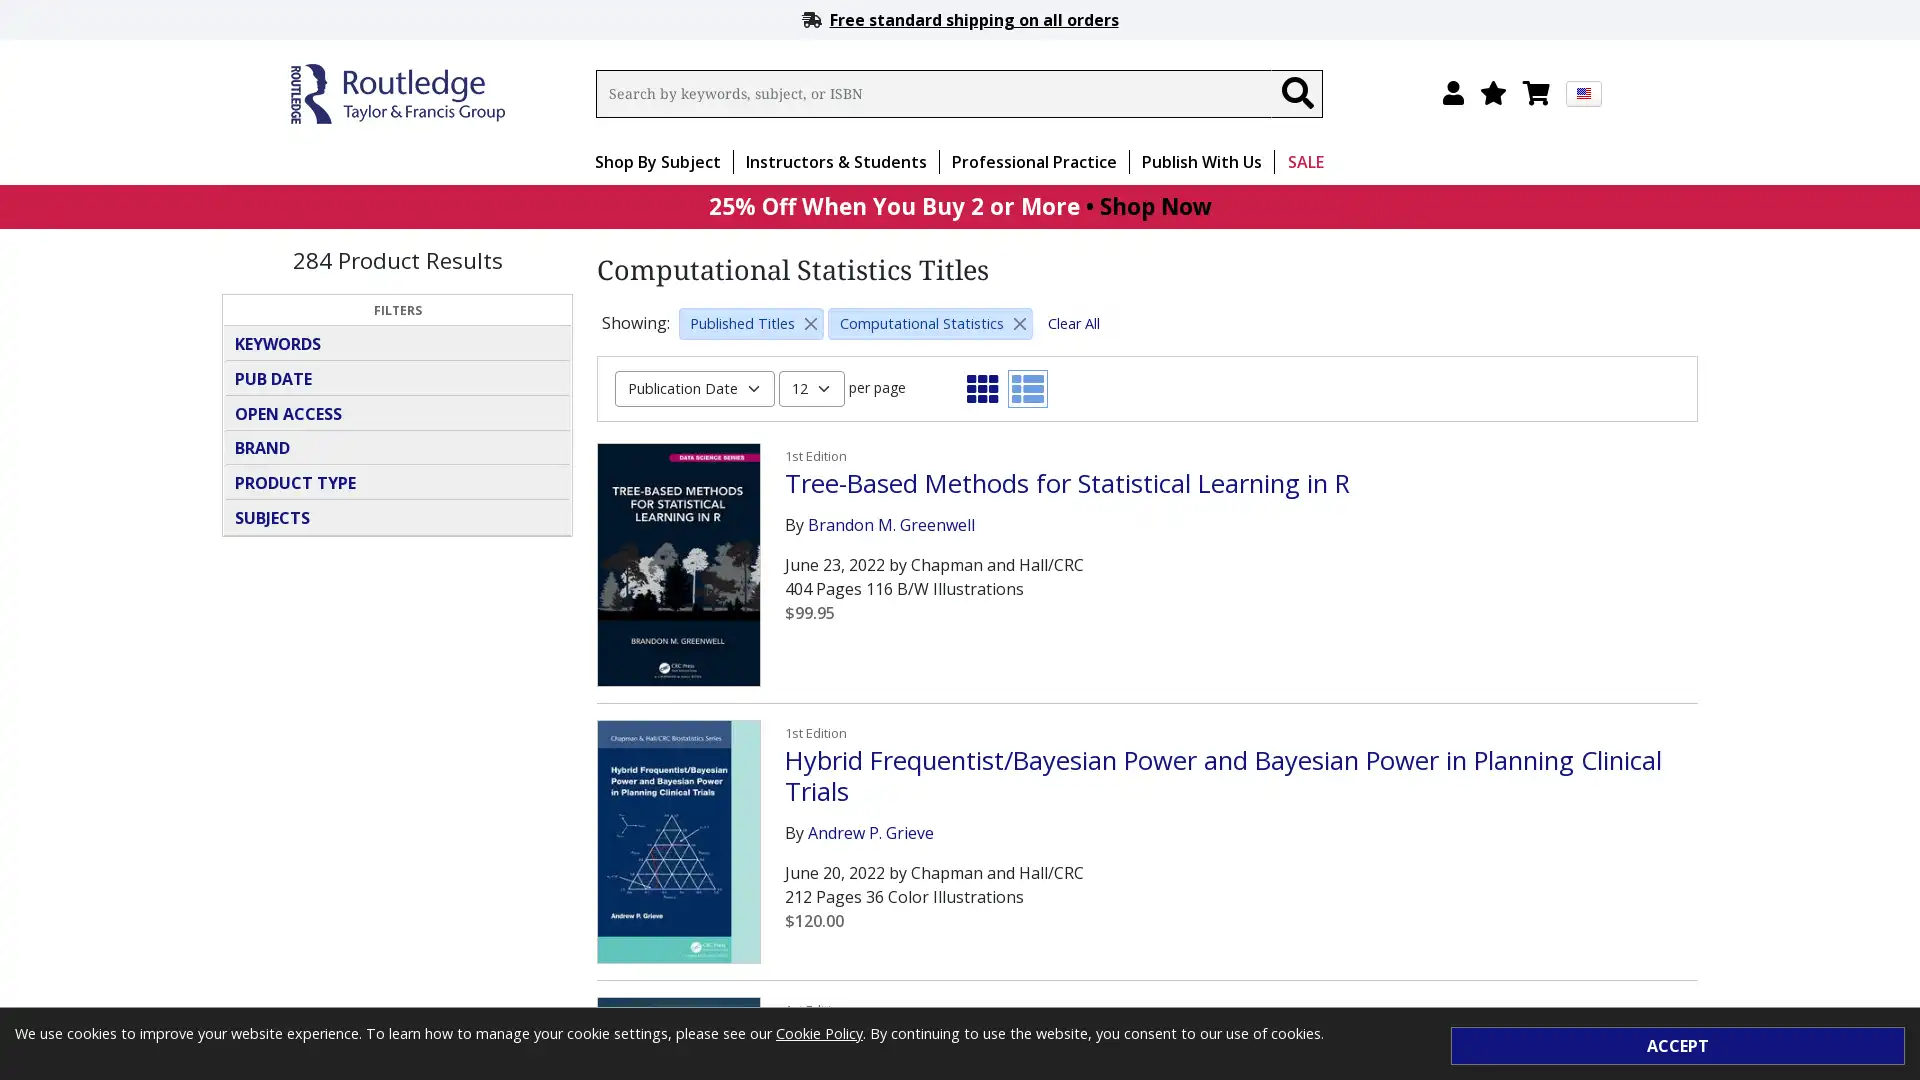  I want to click on SUBJECTS, so click(397, 515).